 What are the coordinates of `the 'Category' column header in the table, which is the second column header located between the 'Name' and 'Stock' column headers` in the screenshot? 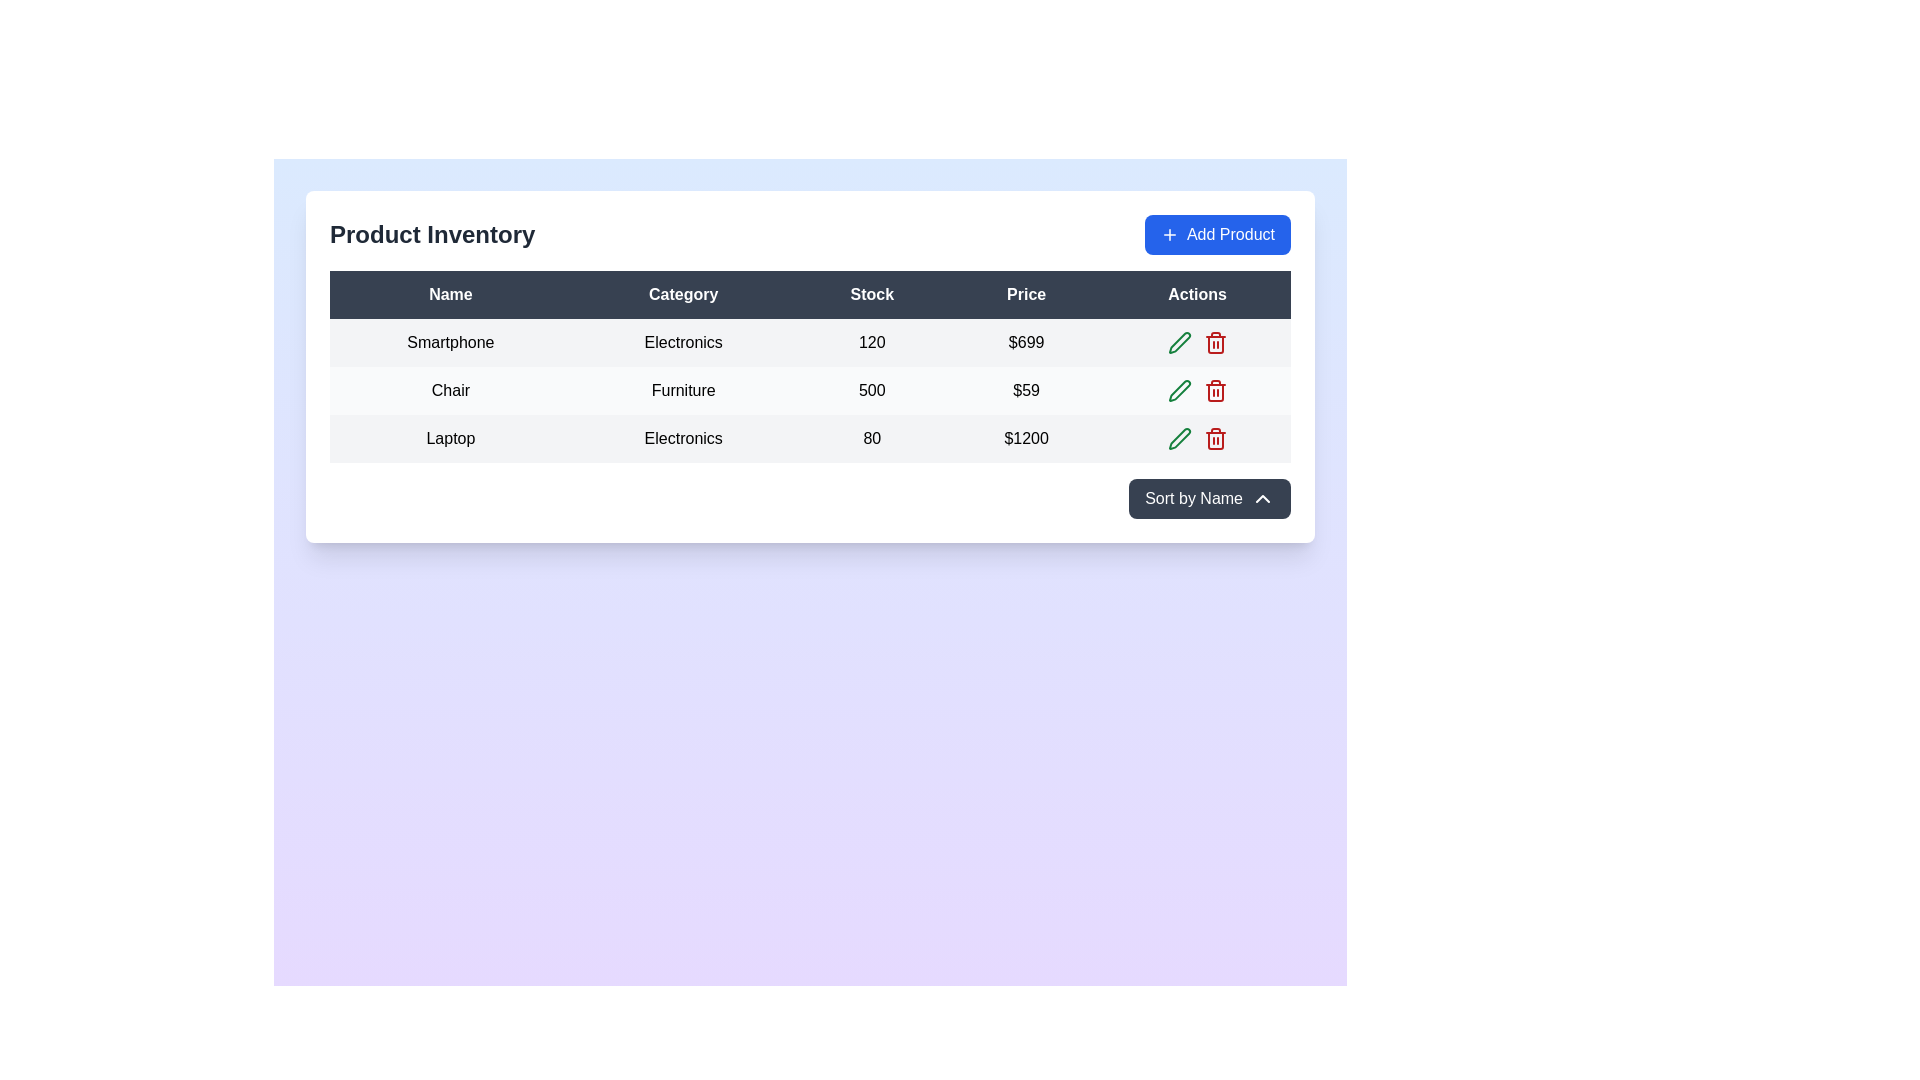 It's located at (683, 294).